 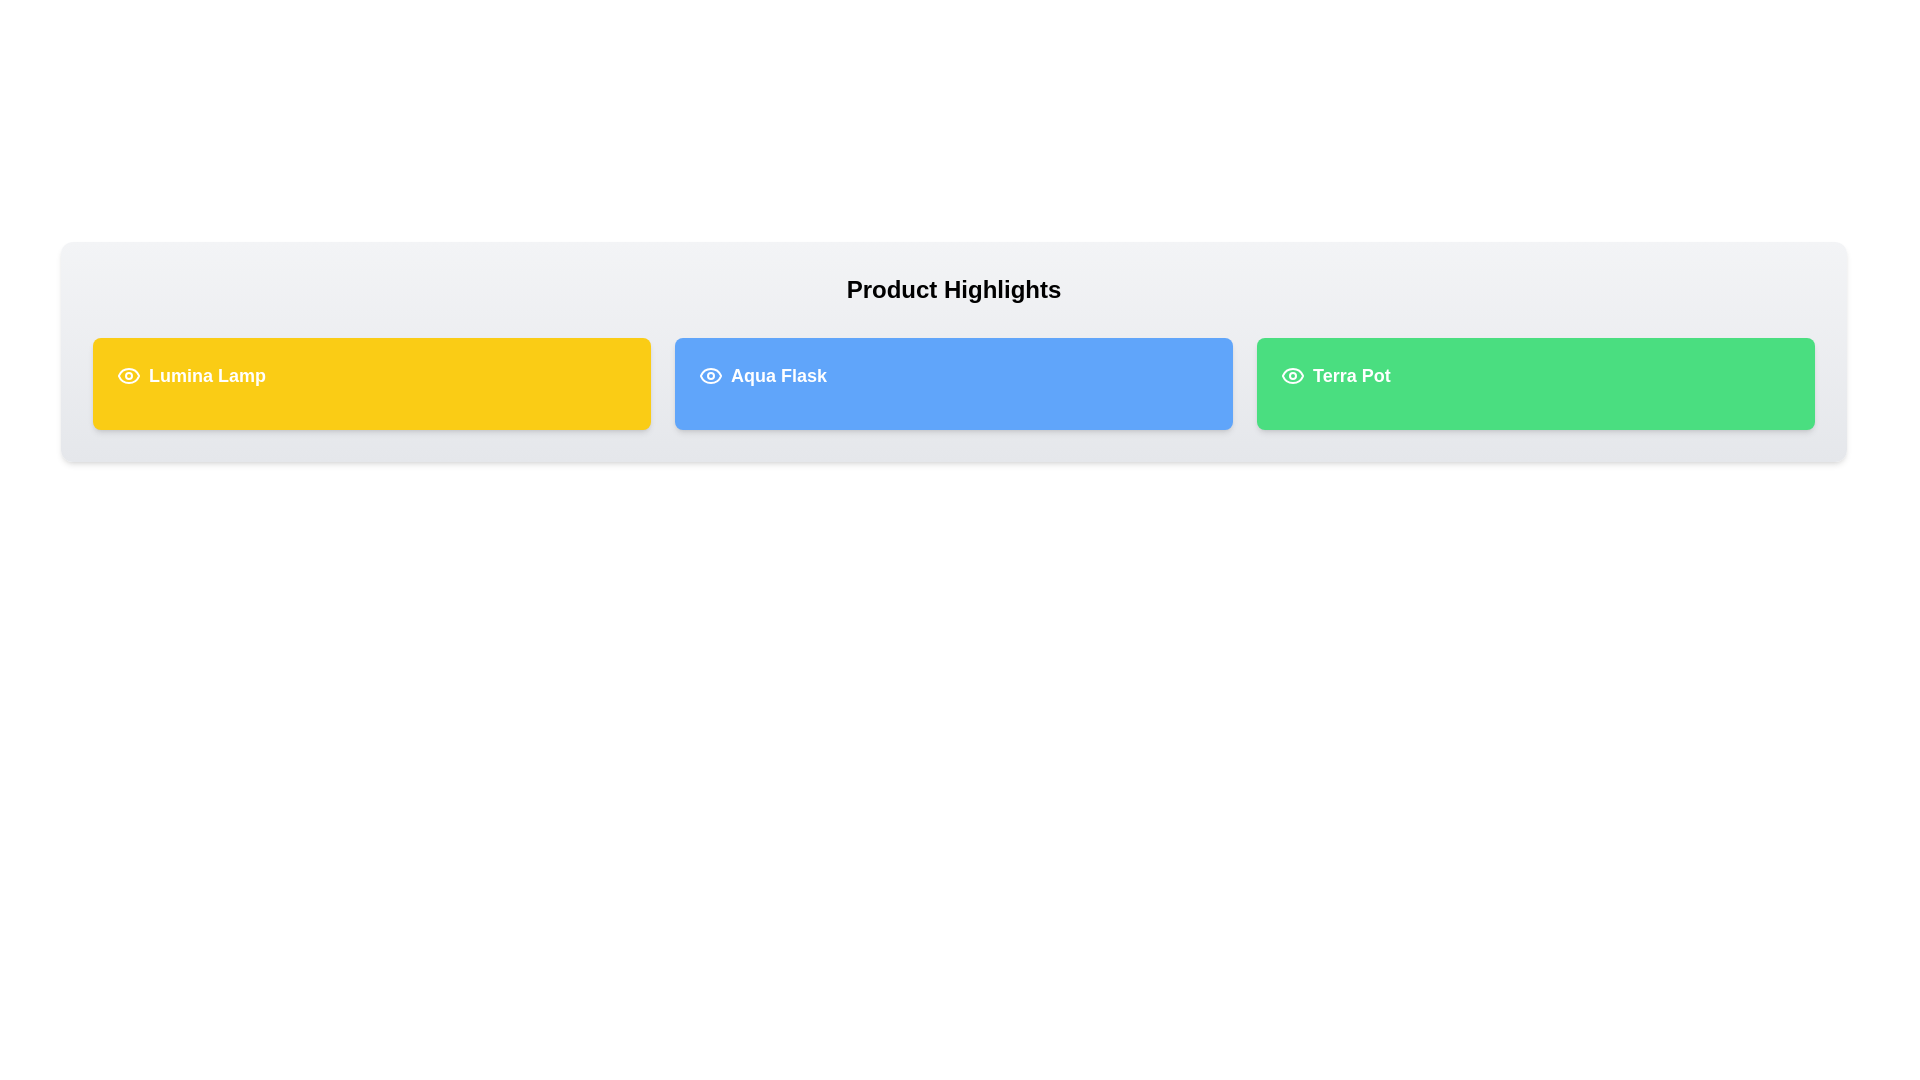 What do you see at coordinates (710, 375) in the screenshot?
I see `the visibility icon positioned to the left of the 'Aqua Flask' text` at bounding box center [710, 375].